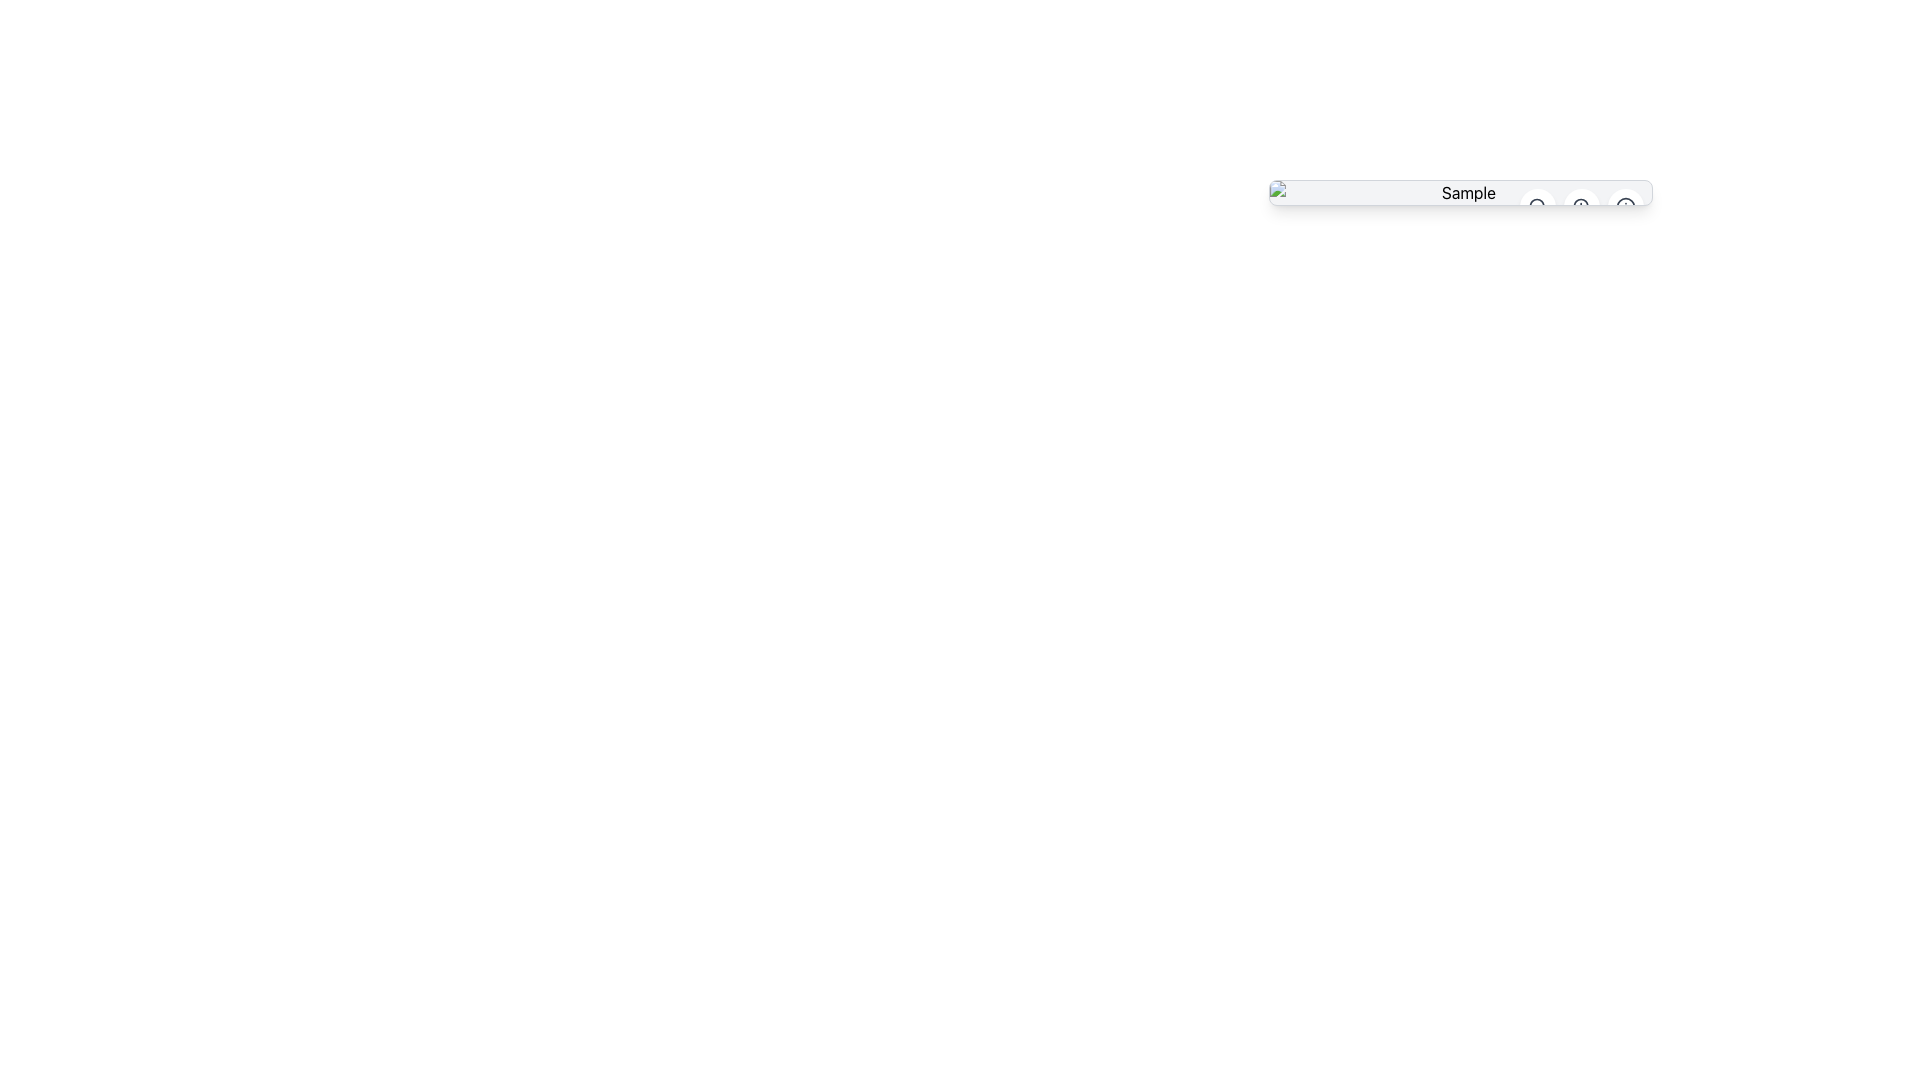 The height and width of the screenshot is (1080, 1920). What do you see at coordinates (1626, 207) in the screenshot?
I see `the informational icon located on the right side of the horizontal bar` at bounding box center [1626, 207].